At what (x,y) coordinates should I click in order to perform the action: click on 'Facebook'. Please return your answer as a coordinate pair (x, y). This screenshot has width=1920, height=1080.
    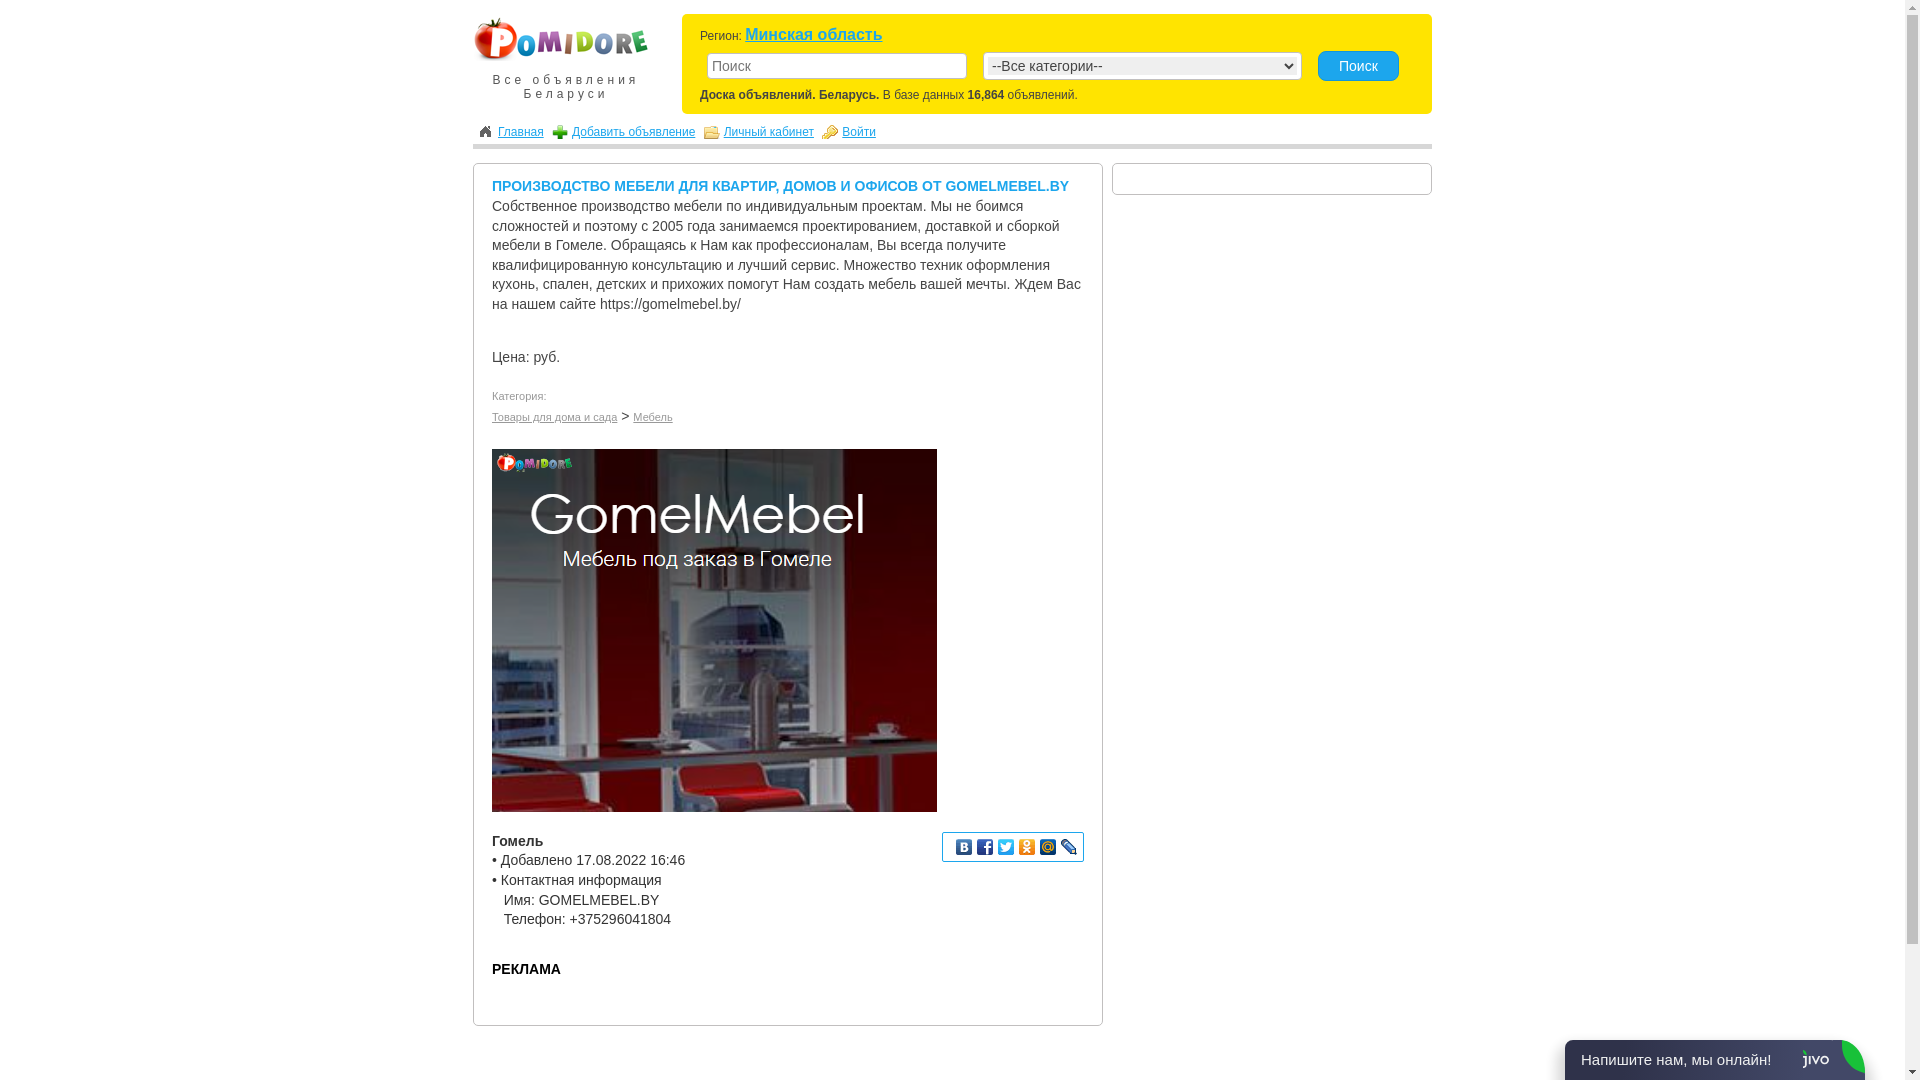
    Looking at the image, I should click on (985, 847).